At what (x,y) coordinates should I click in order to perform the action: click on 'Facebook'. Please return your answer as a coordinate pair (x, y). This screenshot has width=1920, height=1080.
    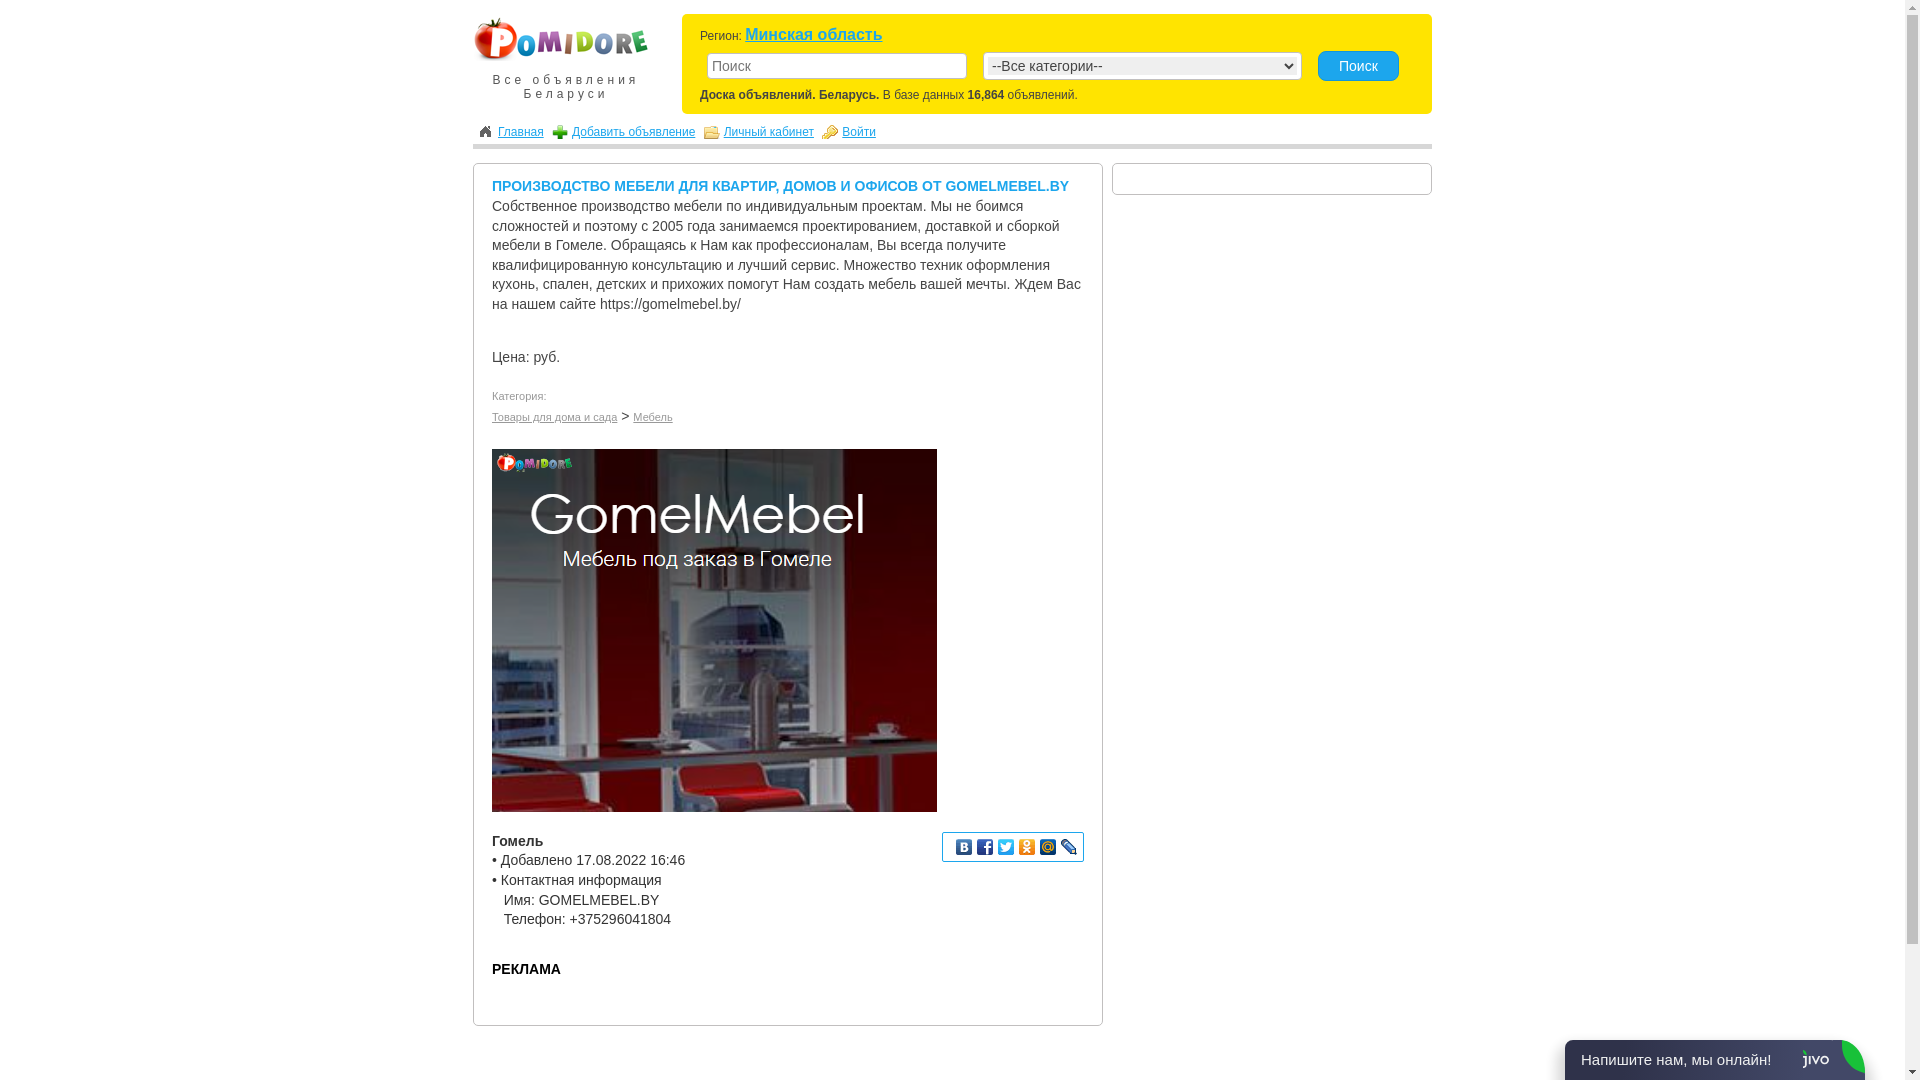
    Looking at the image, I should click on (985, 847).